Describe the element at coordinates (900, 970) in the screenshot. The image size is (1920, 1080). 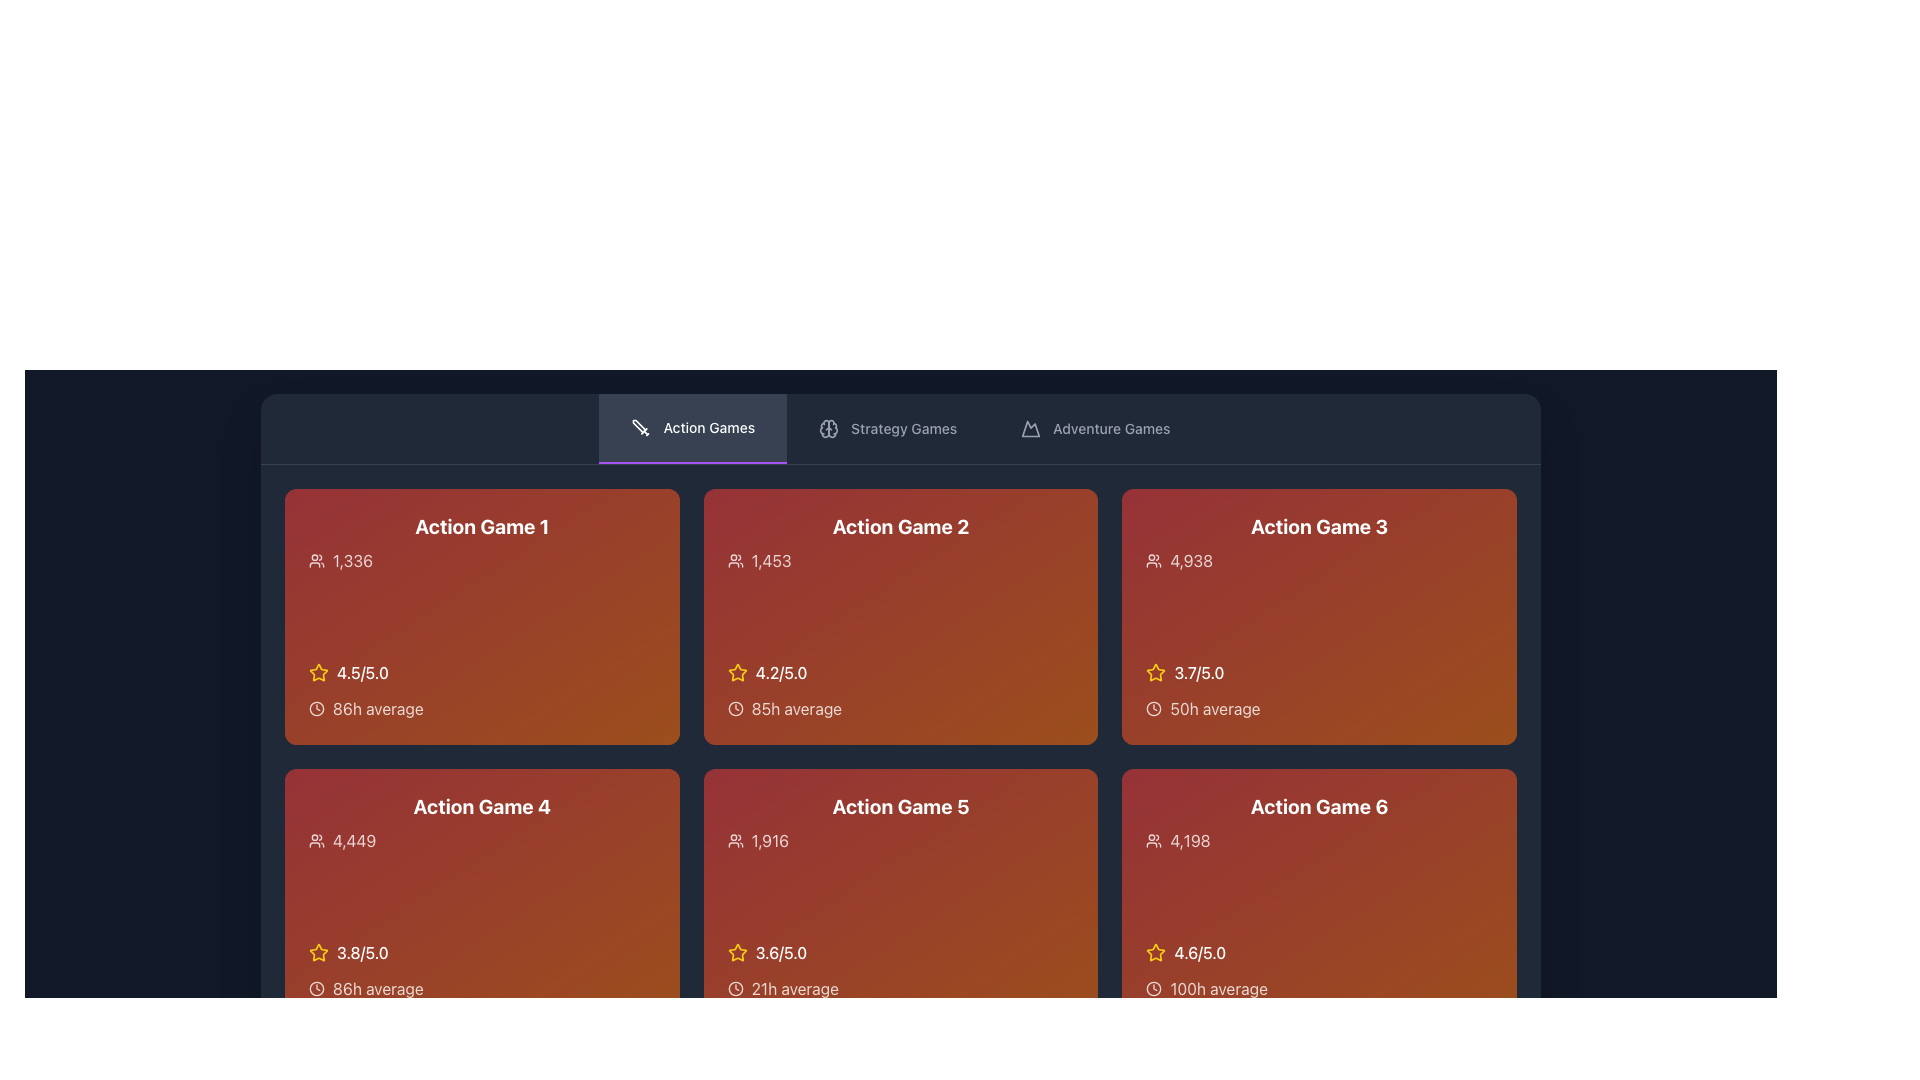
I see `the Composite information display that provides information about the game 'Action Game 5', located at the bottom section of the game card` at that location.